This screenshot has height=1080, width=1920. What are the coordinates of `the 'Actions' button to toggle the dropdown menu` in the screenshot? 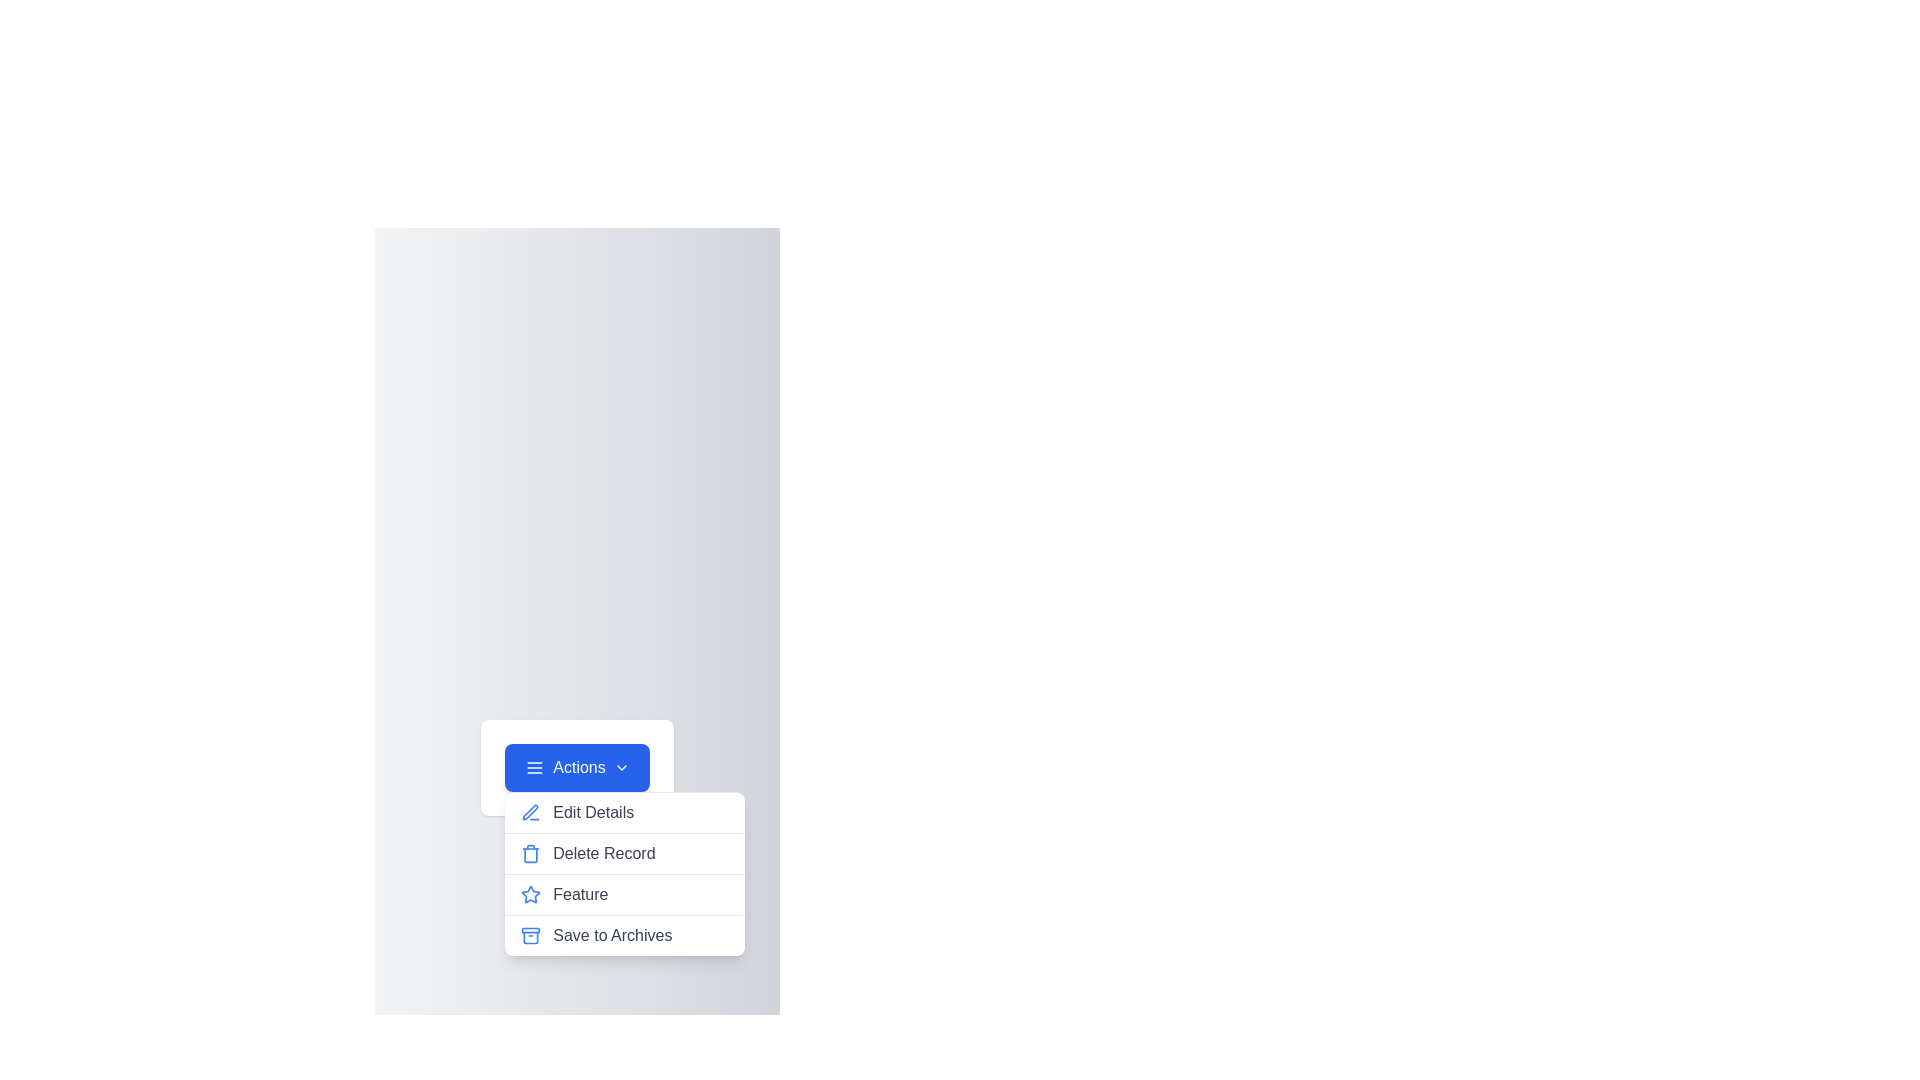 It's located at (576, 766).